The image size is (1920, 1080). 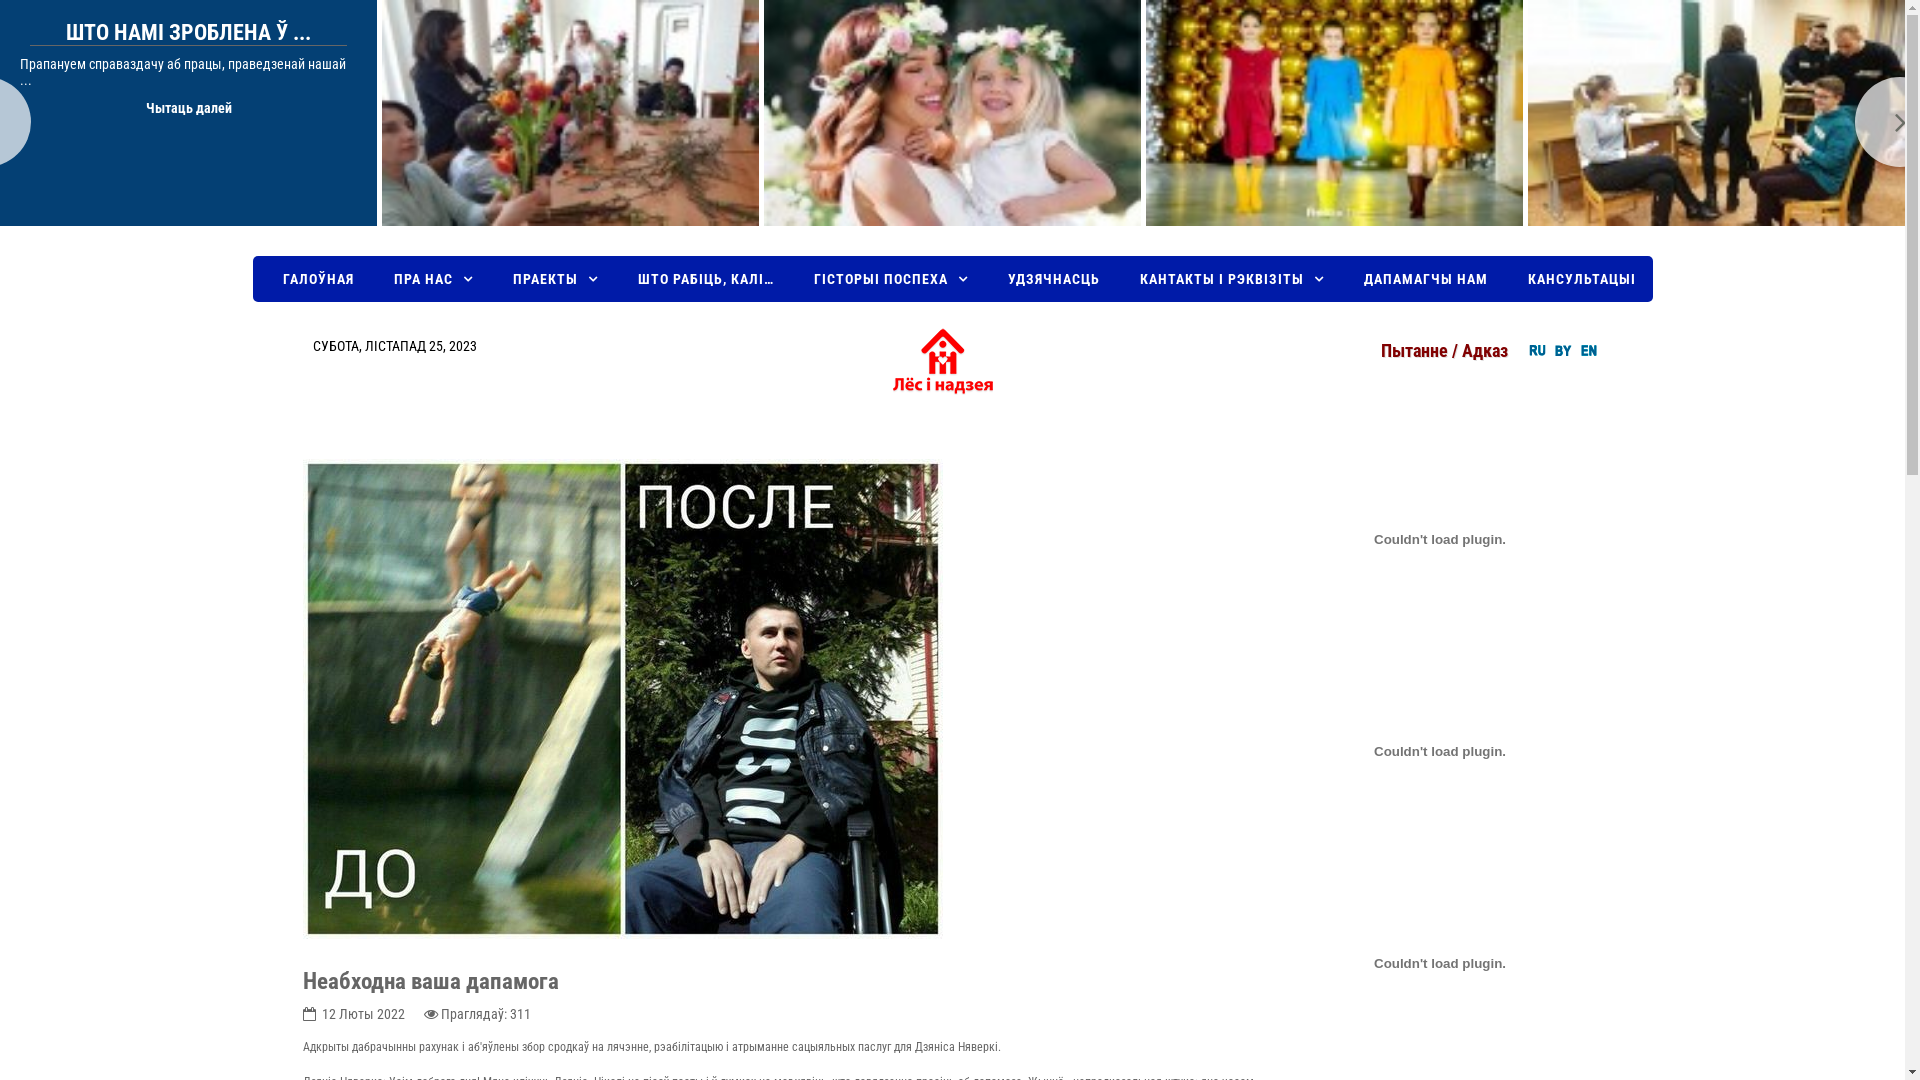 What do you see at coordinates (1587, 349) in the screenshot?
I see `'English (UK)'` at bounding box center [1587, 349].